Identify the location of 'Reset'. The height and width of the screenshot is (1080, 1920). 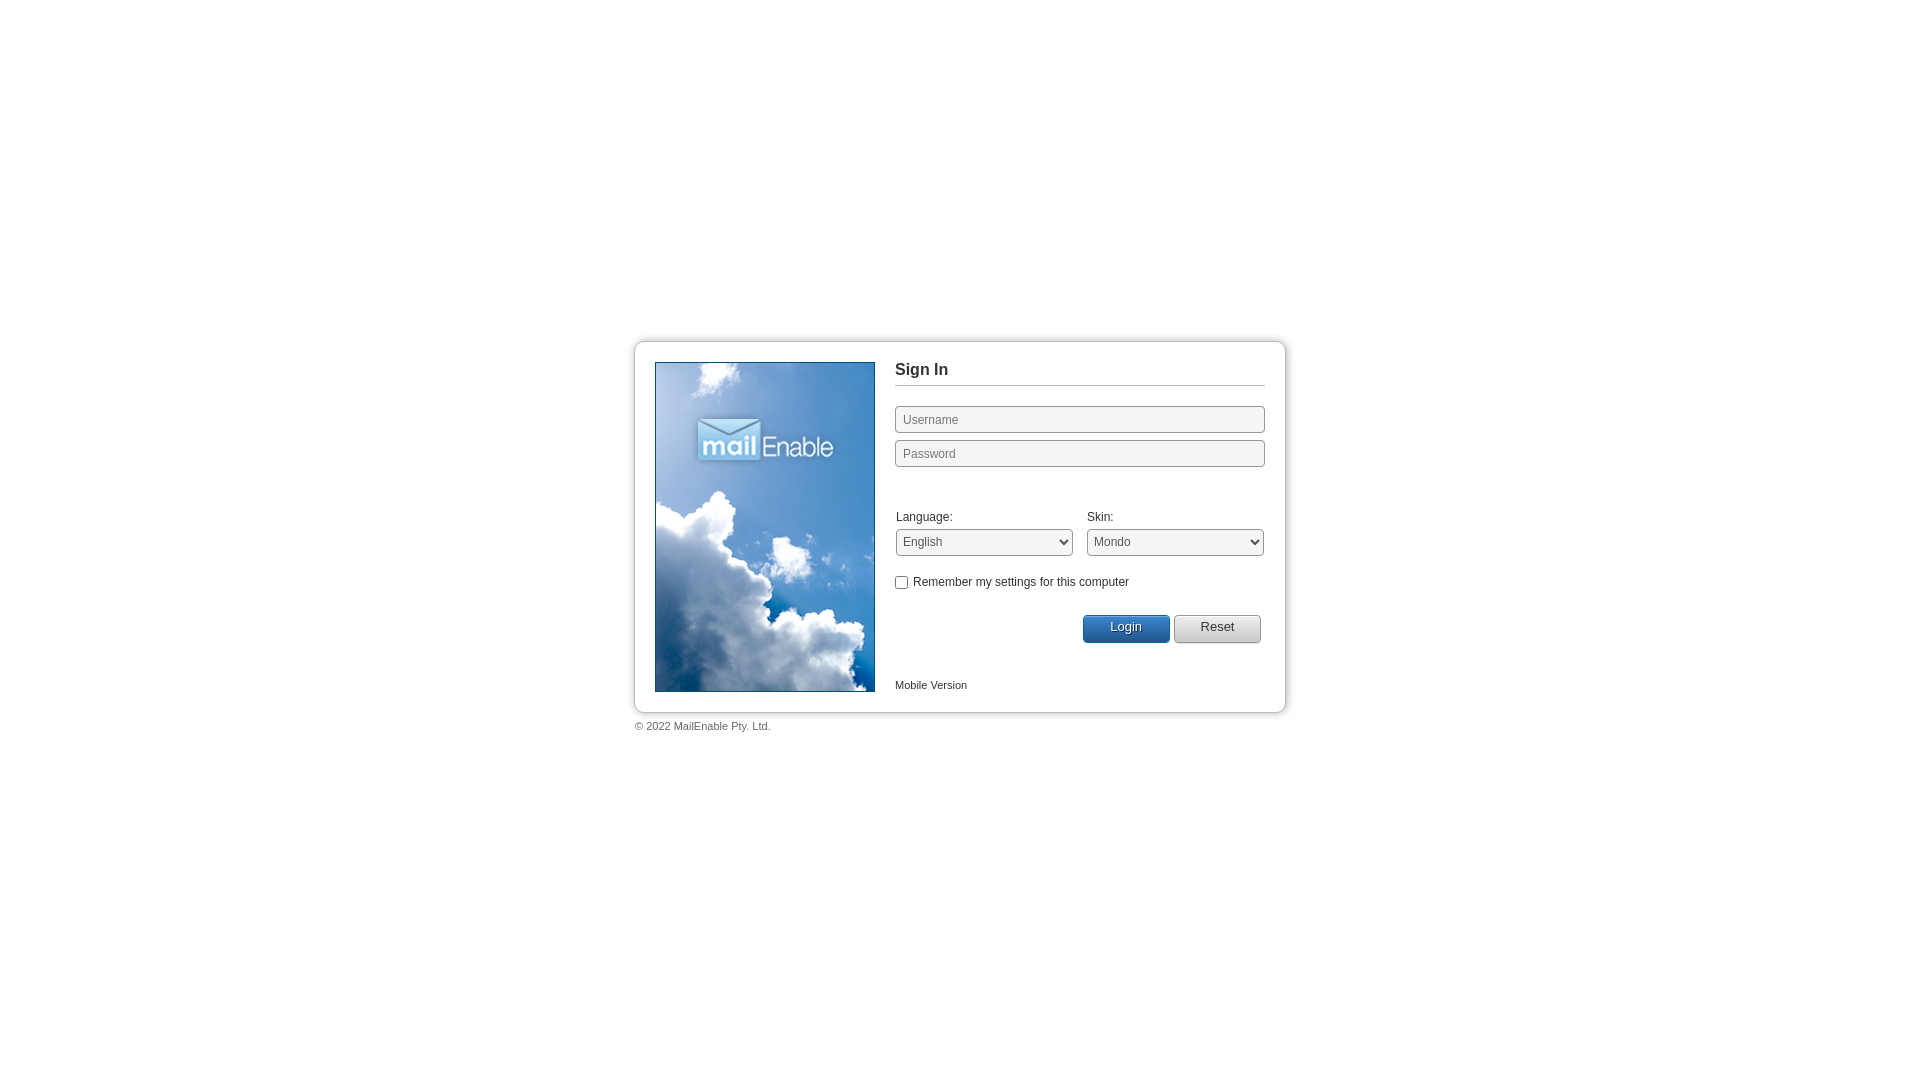
(1216, 627).